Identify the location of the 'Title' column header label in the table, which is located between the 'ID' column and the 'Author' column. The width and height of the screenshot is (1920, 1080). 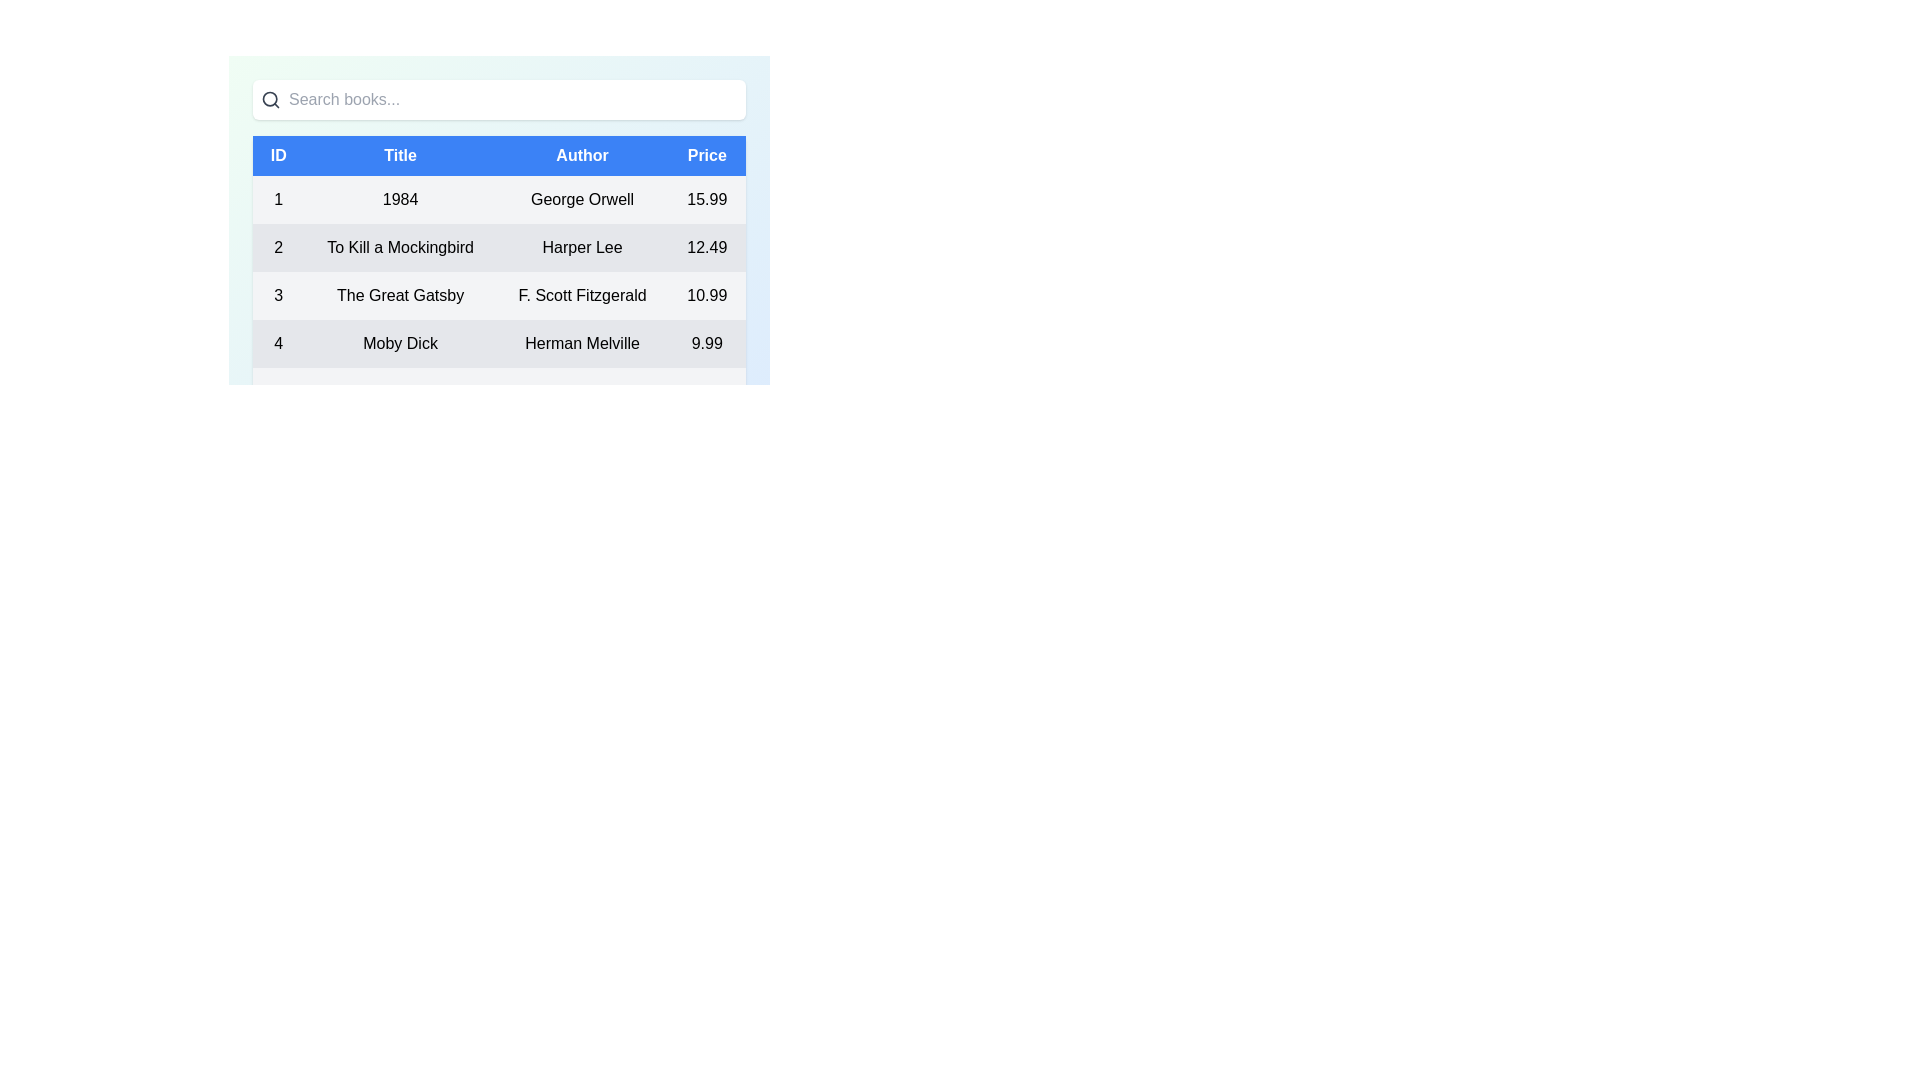
(400, 154).